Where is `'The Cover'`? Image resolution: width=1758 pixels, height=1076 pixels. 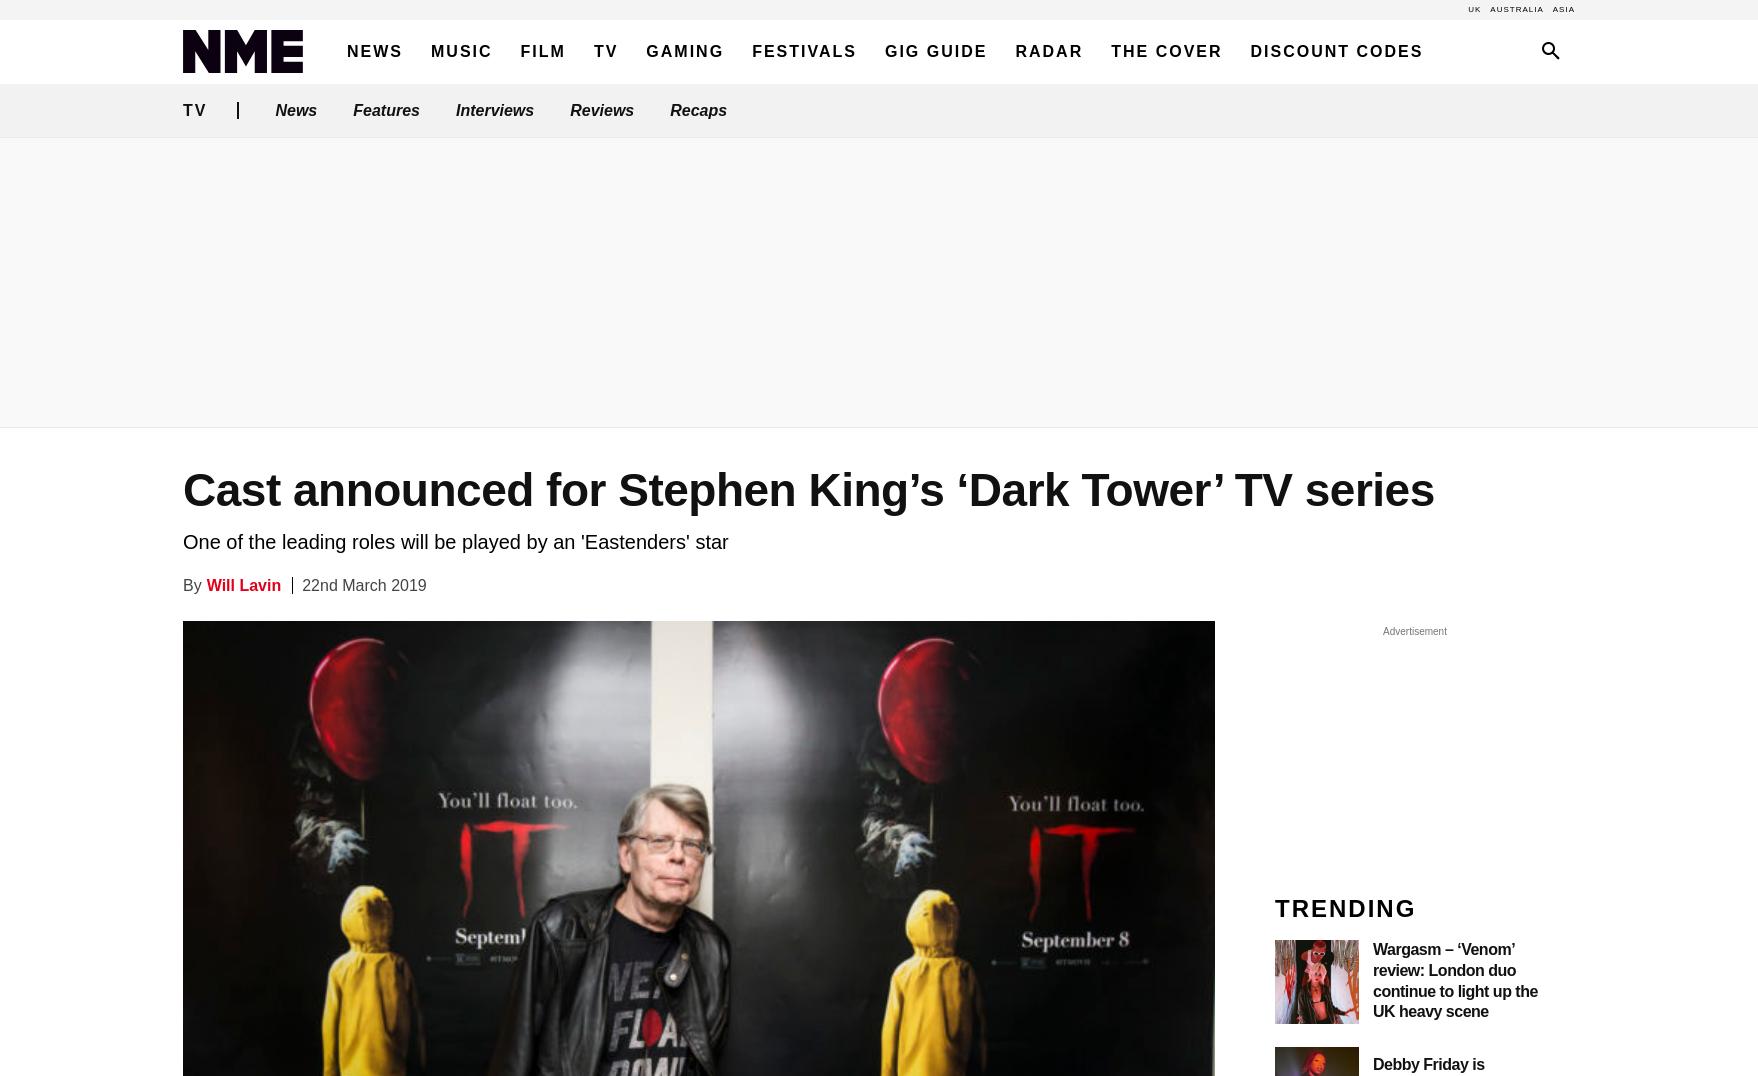
'The Cover' is located at coordinates (1165, 51).